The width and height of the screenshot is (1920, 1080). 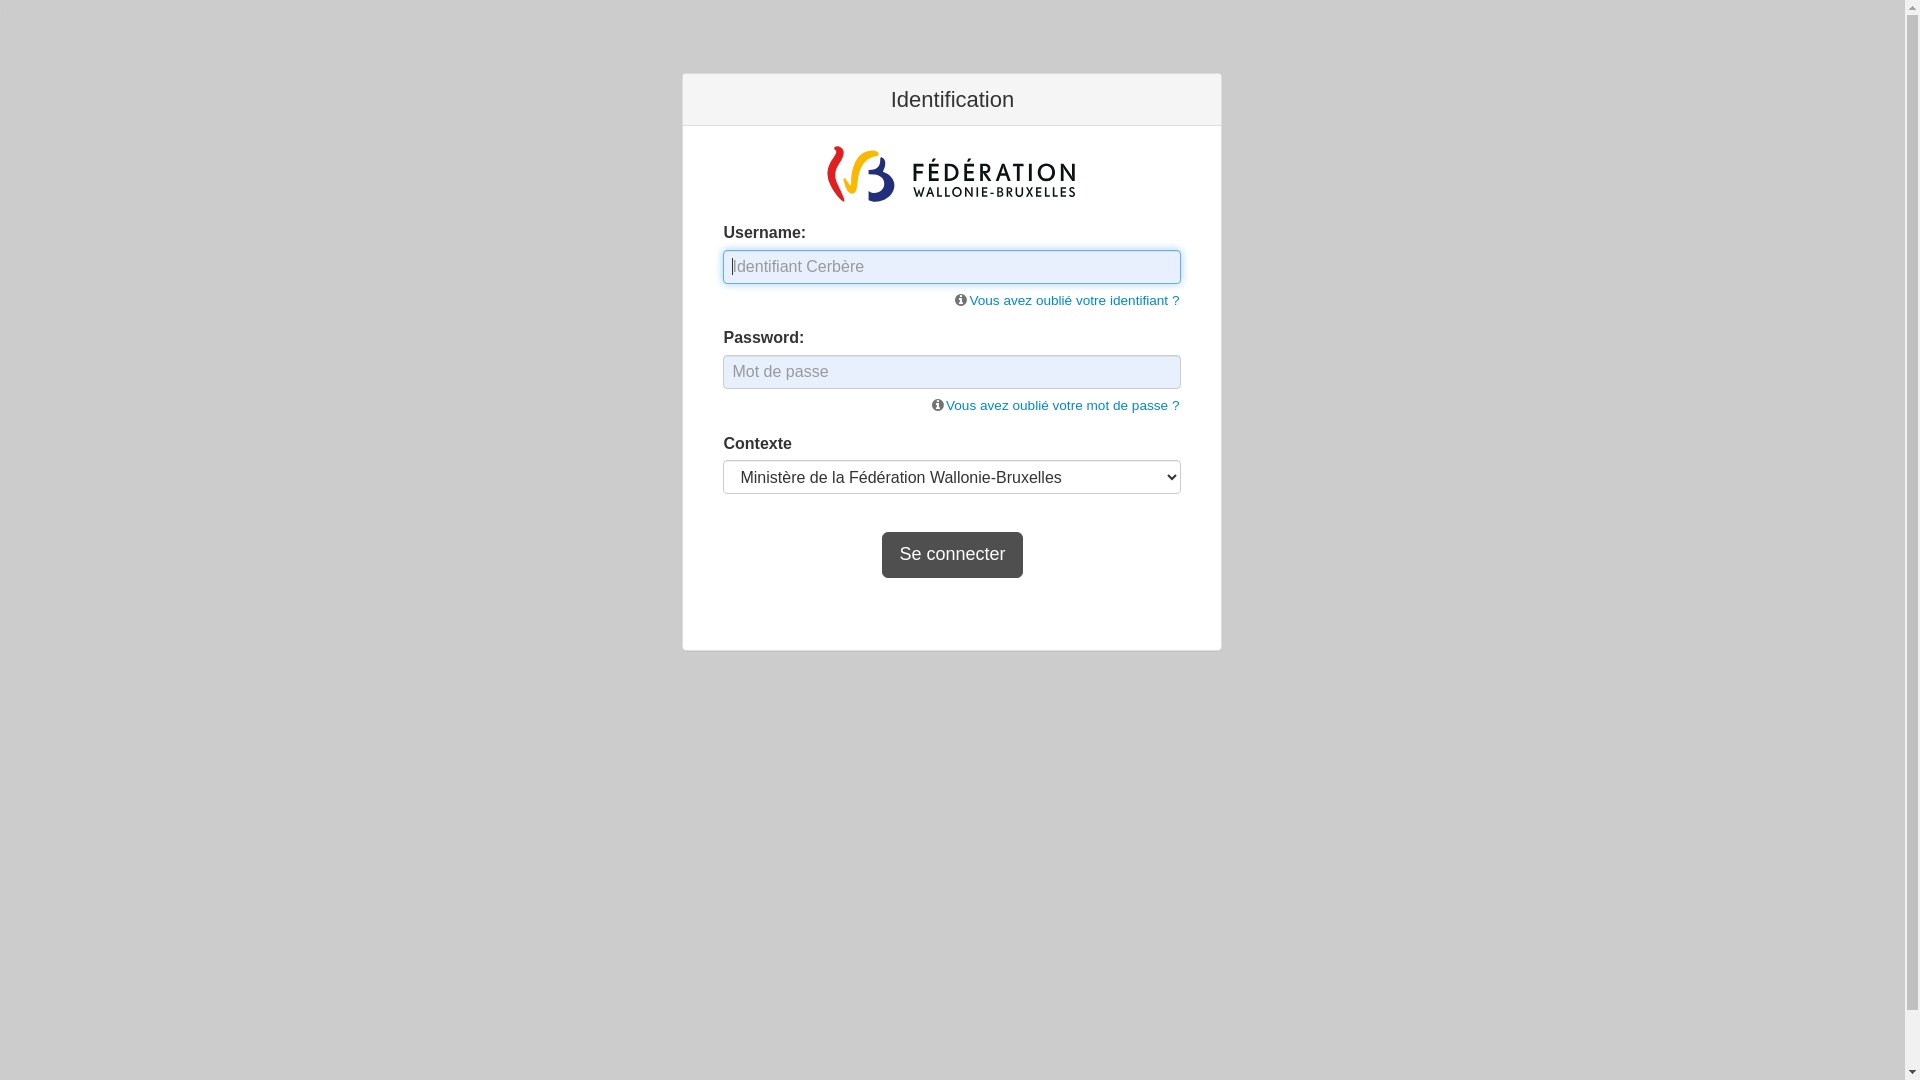 What do you see at coordinates (881, 555) in the screenshot?
I see `'Se connecter'` at bounding box center [881, 555].